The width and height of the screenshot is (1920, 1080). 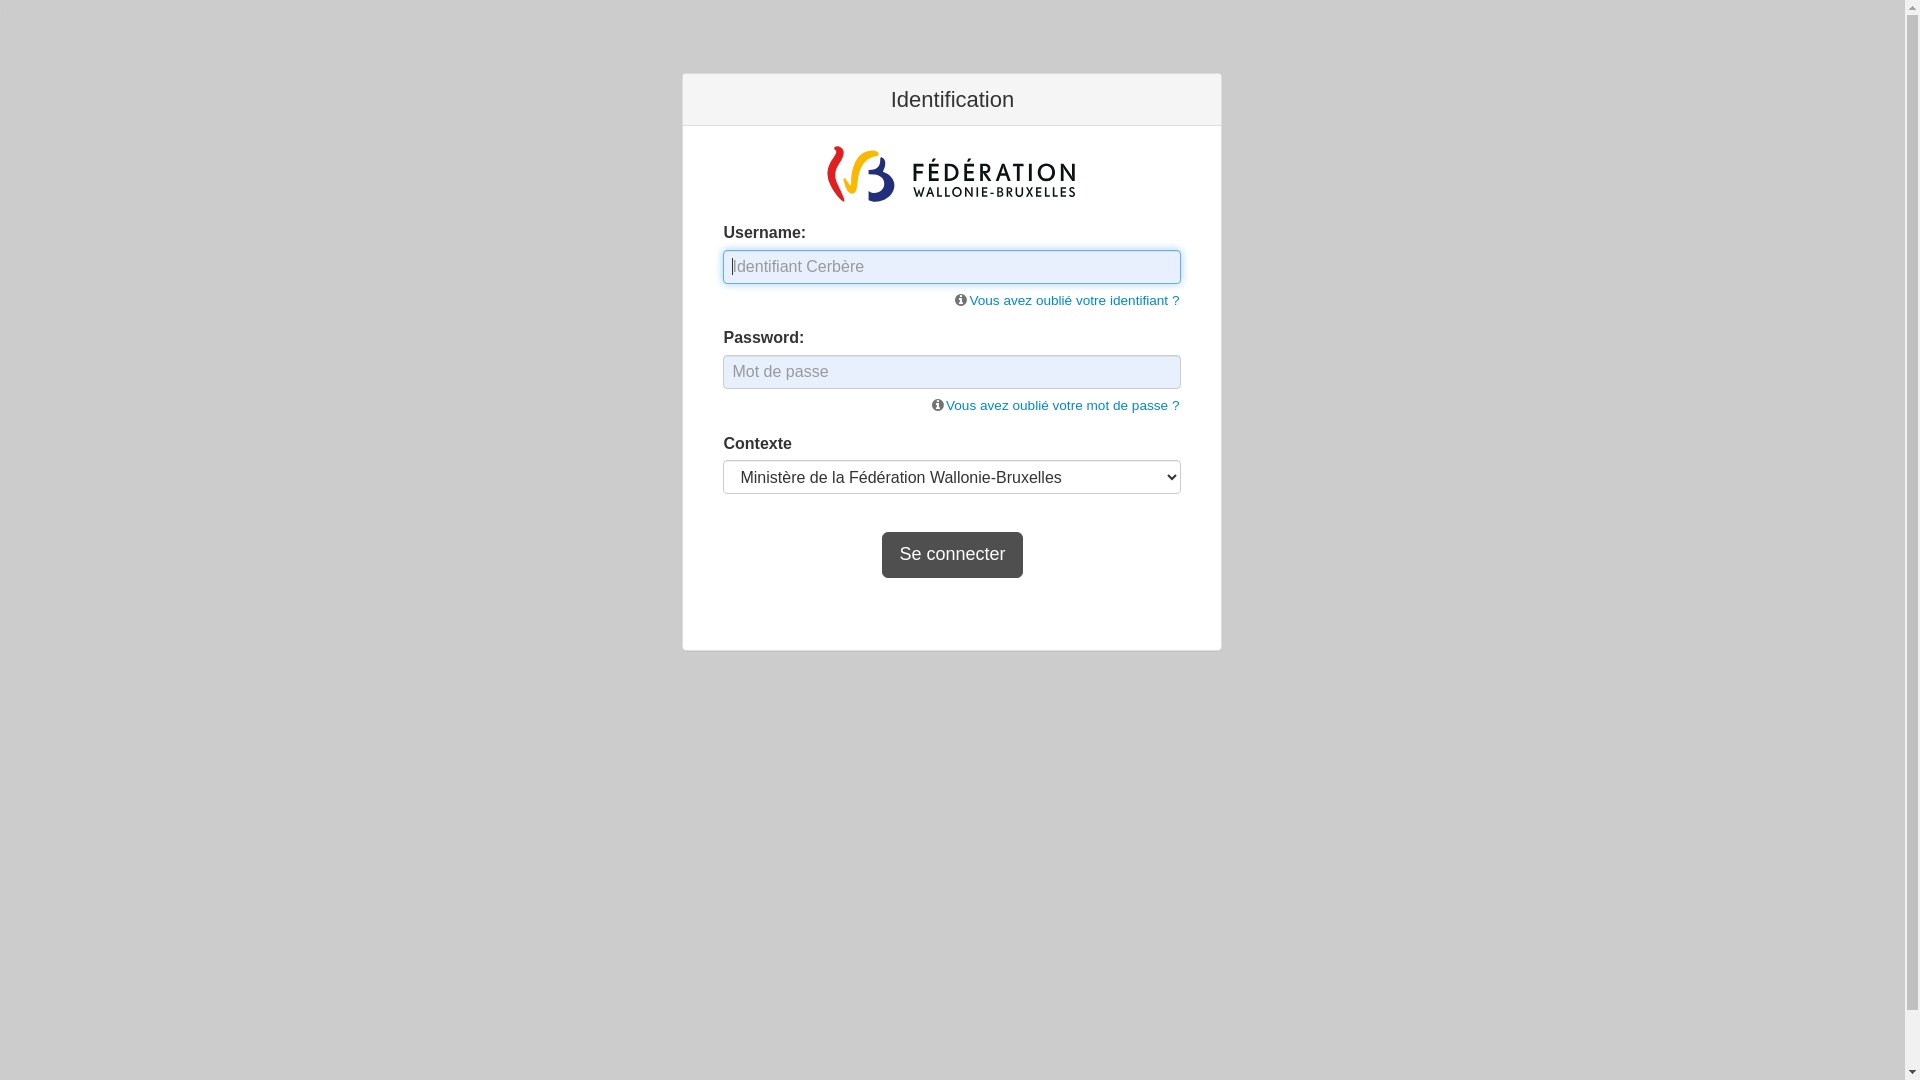 What do you see at coordinates (881, 555) in the screenshot?
I see `'Se connecter'` at bounding box center [881, 555].